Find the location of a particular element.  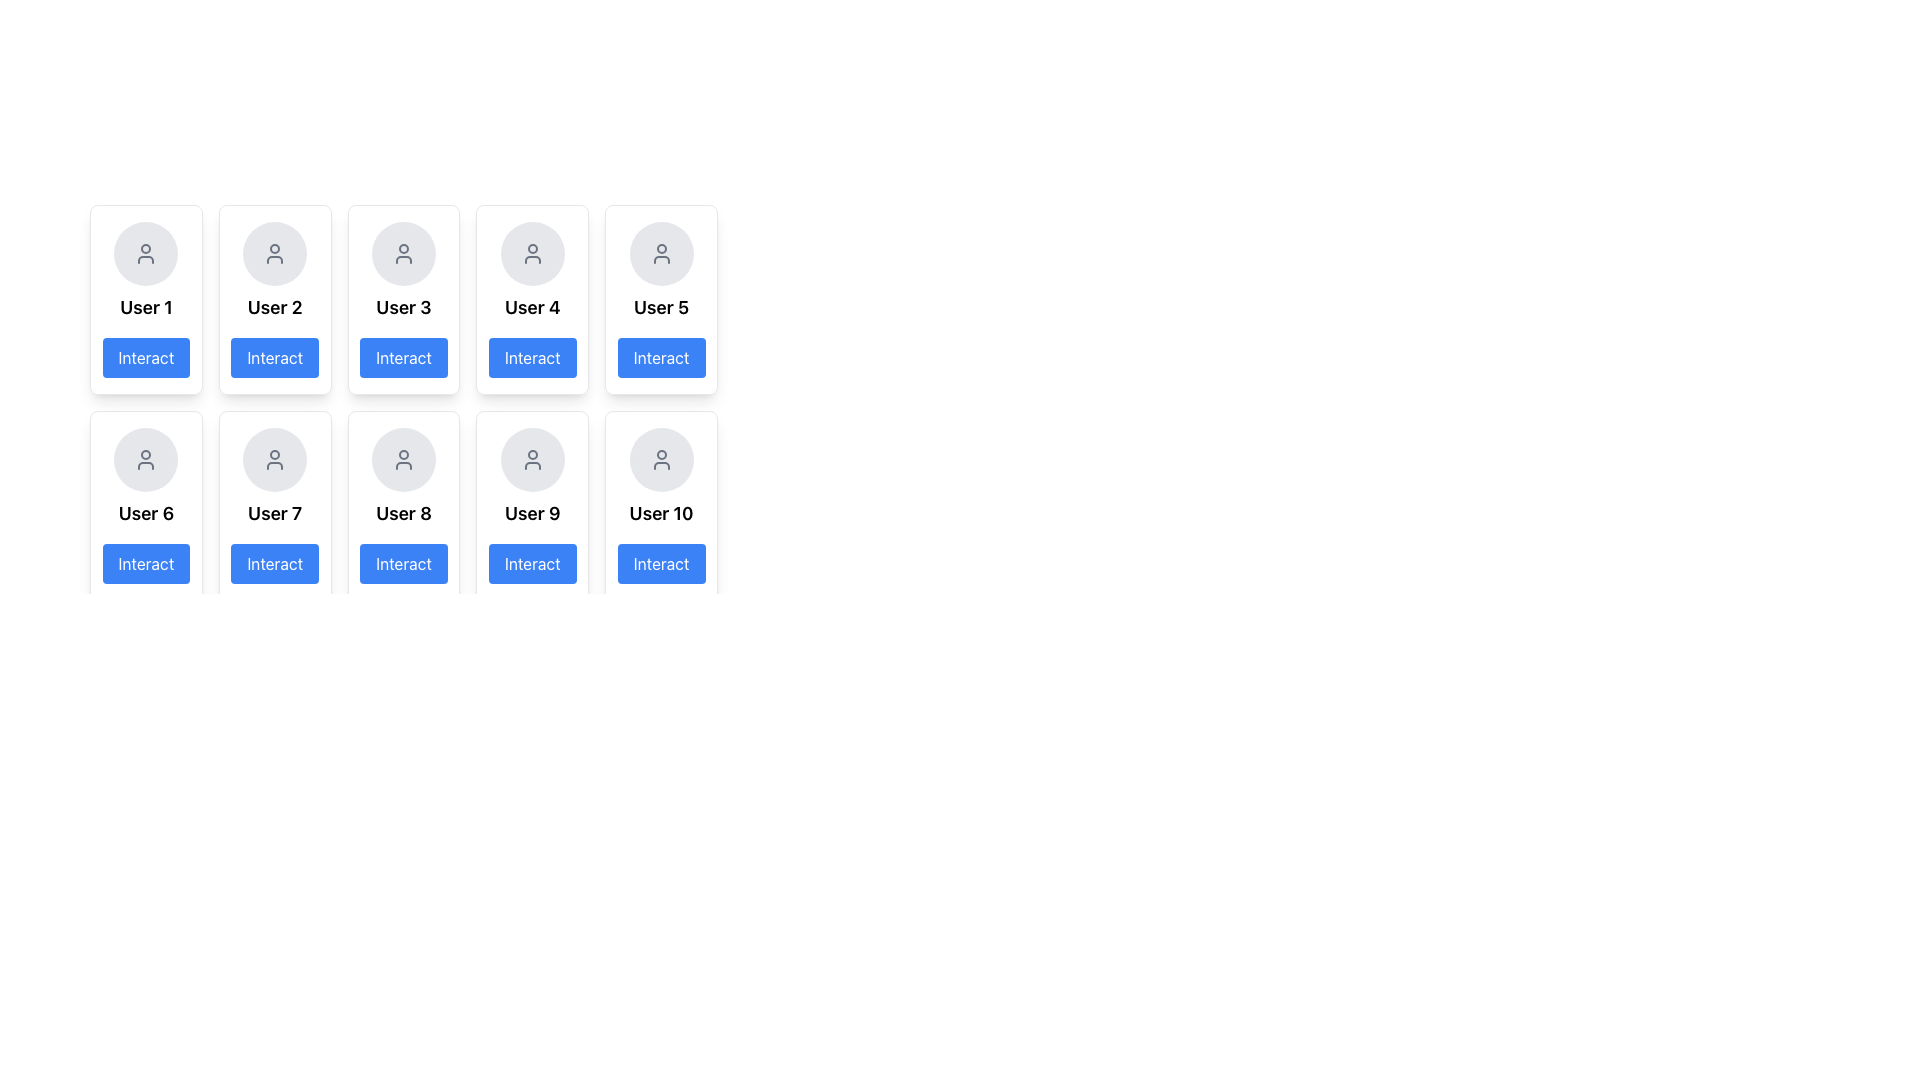

the Static text label displaying 'User 2', which is positioned below a user icon and above the 'Interact' button in the second card of the top row in the grid of user cards is located at coordinates (274, 308).